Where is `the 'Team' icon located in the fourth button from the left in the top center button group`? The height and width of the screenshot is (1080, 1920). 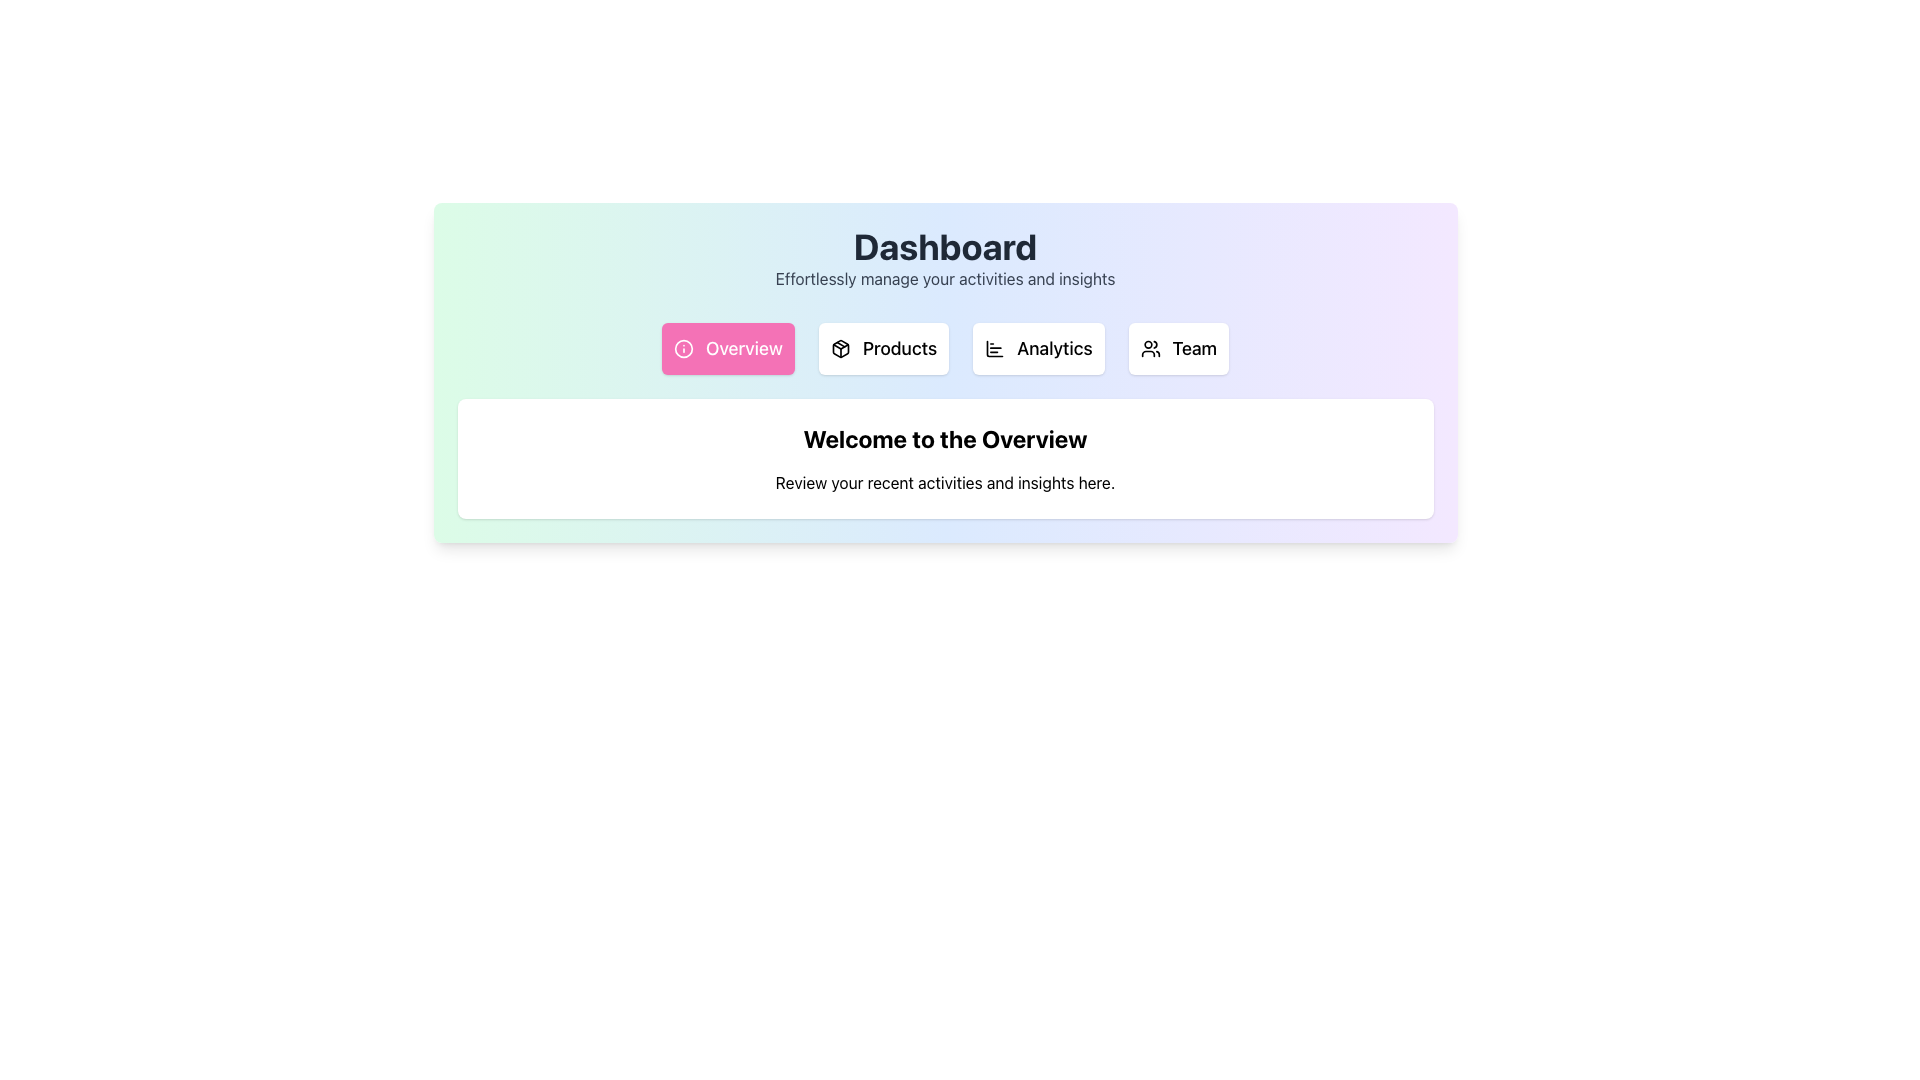 the 'Team' icon located in the fourth button from the left in the top center button group is located at coordinates (1150, 347).